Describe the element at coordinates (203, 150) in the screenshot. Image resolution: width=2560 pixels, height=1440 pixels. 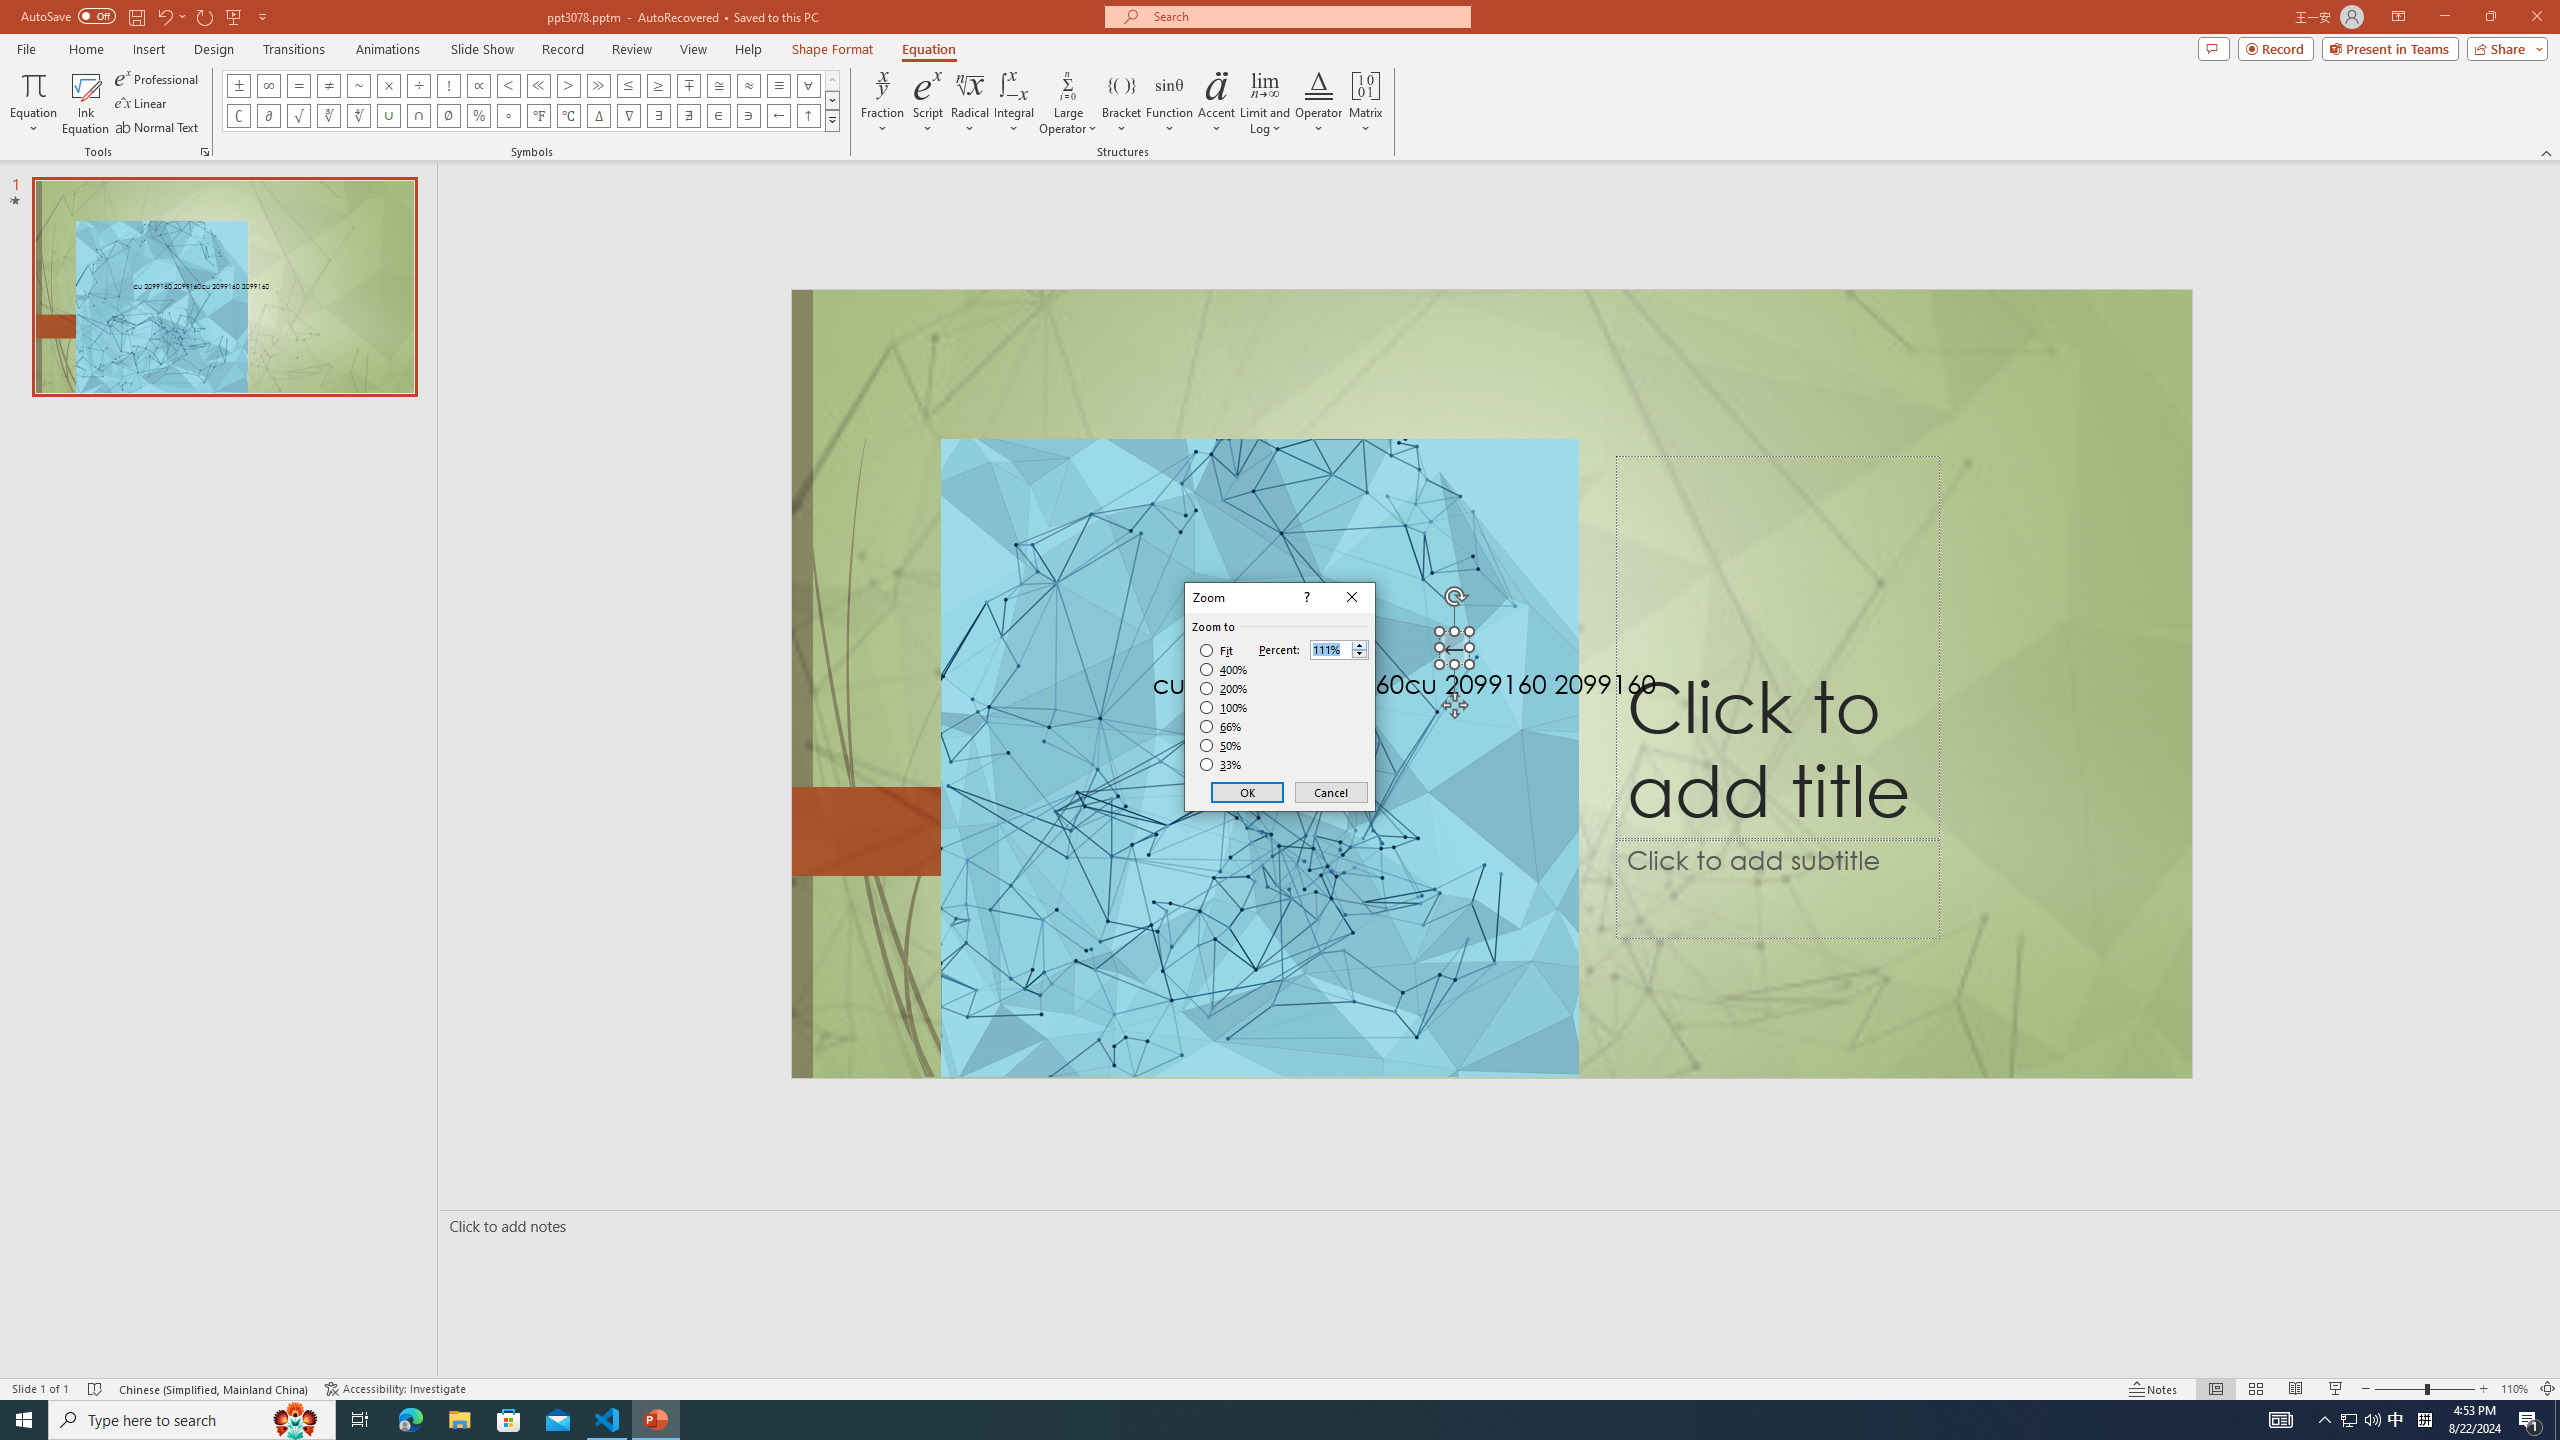
I see `'Equation Options...'` at that location.